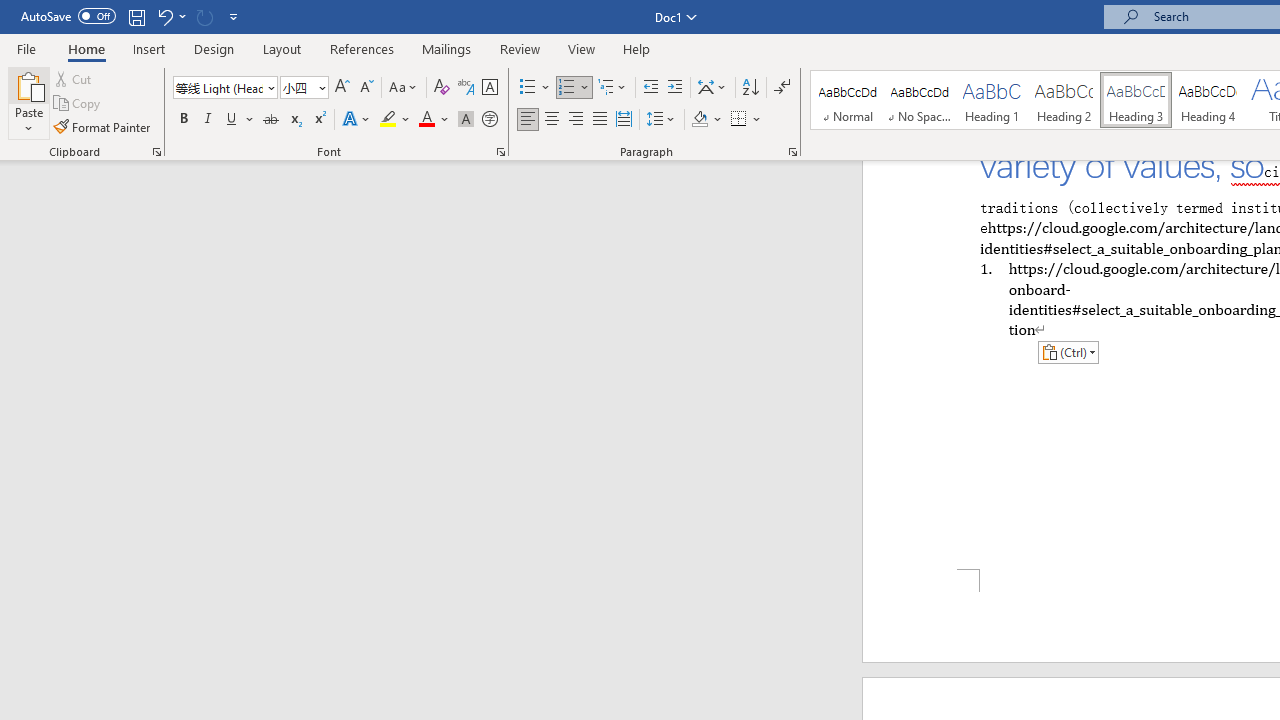  I want to click on 'Undo Paste', so click(170, 16).